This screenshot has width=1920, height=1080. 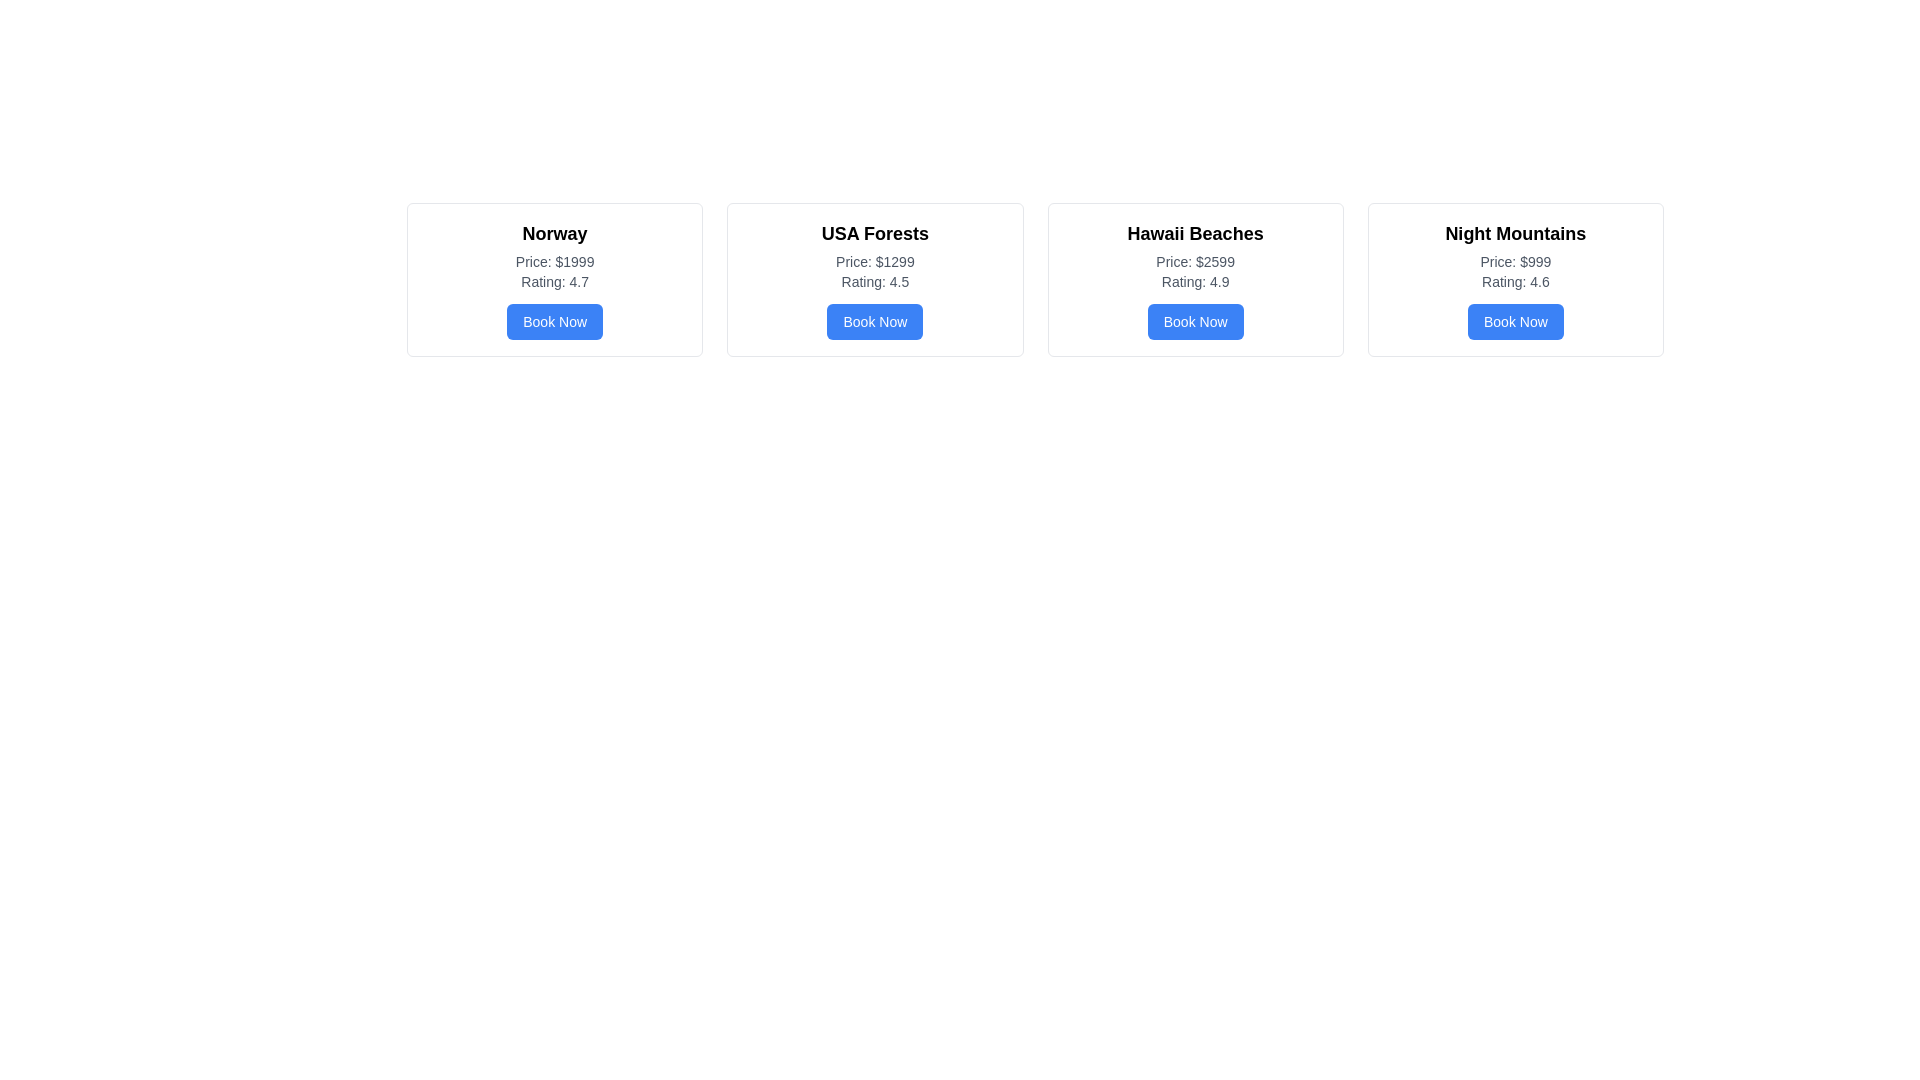 What do you see at coordinates (1195, 261) in the screenshot?
I see `the static text display that informs users about the cost associated with the 'Hawaii Beaches' destination, positioned below the title 'Hawaii Beaches'` at bounding box center [1195, 261].